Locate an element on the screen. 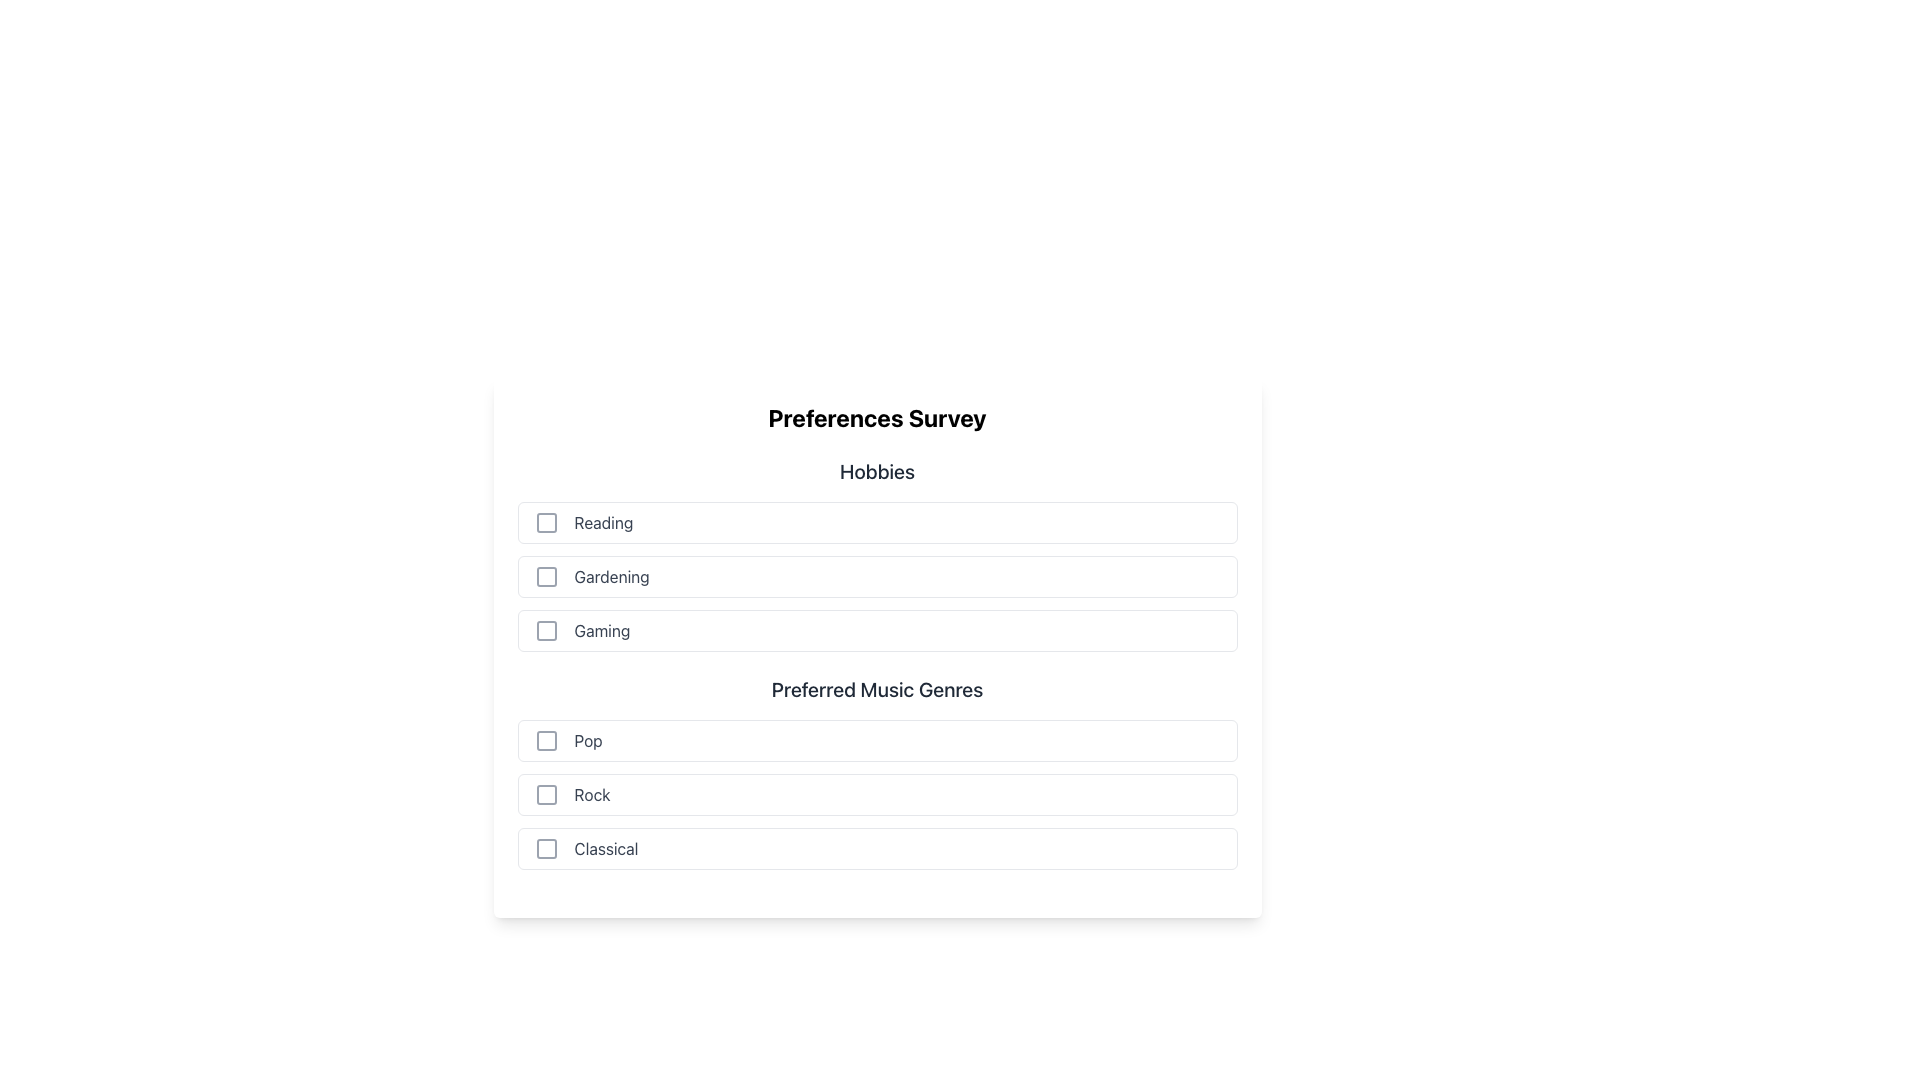  the icon for the 'Pop' section in the 'Preferred Music Genres' area, located to the left of the text 'Pop.' is located at coordinates (546, 740).